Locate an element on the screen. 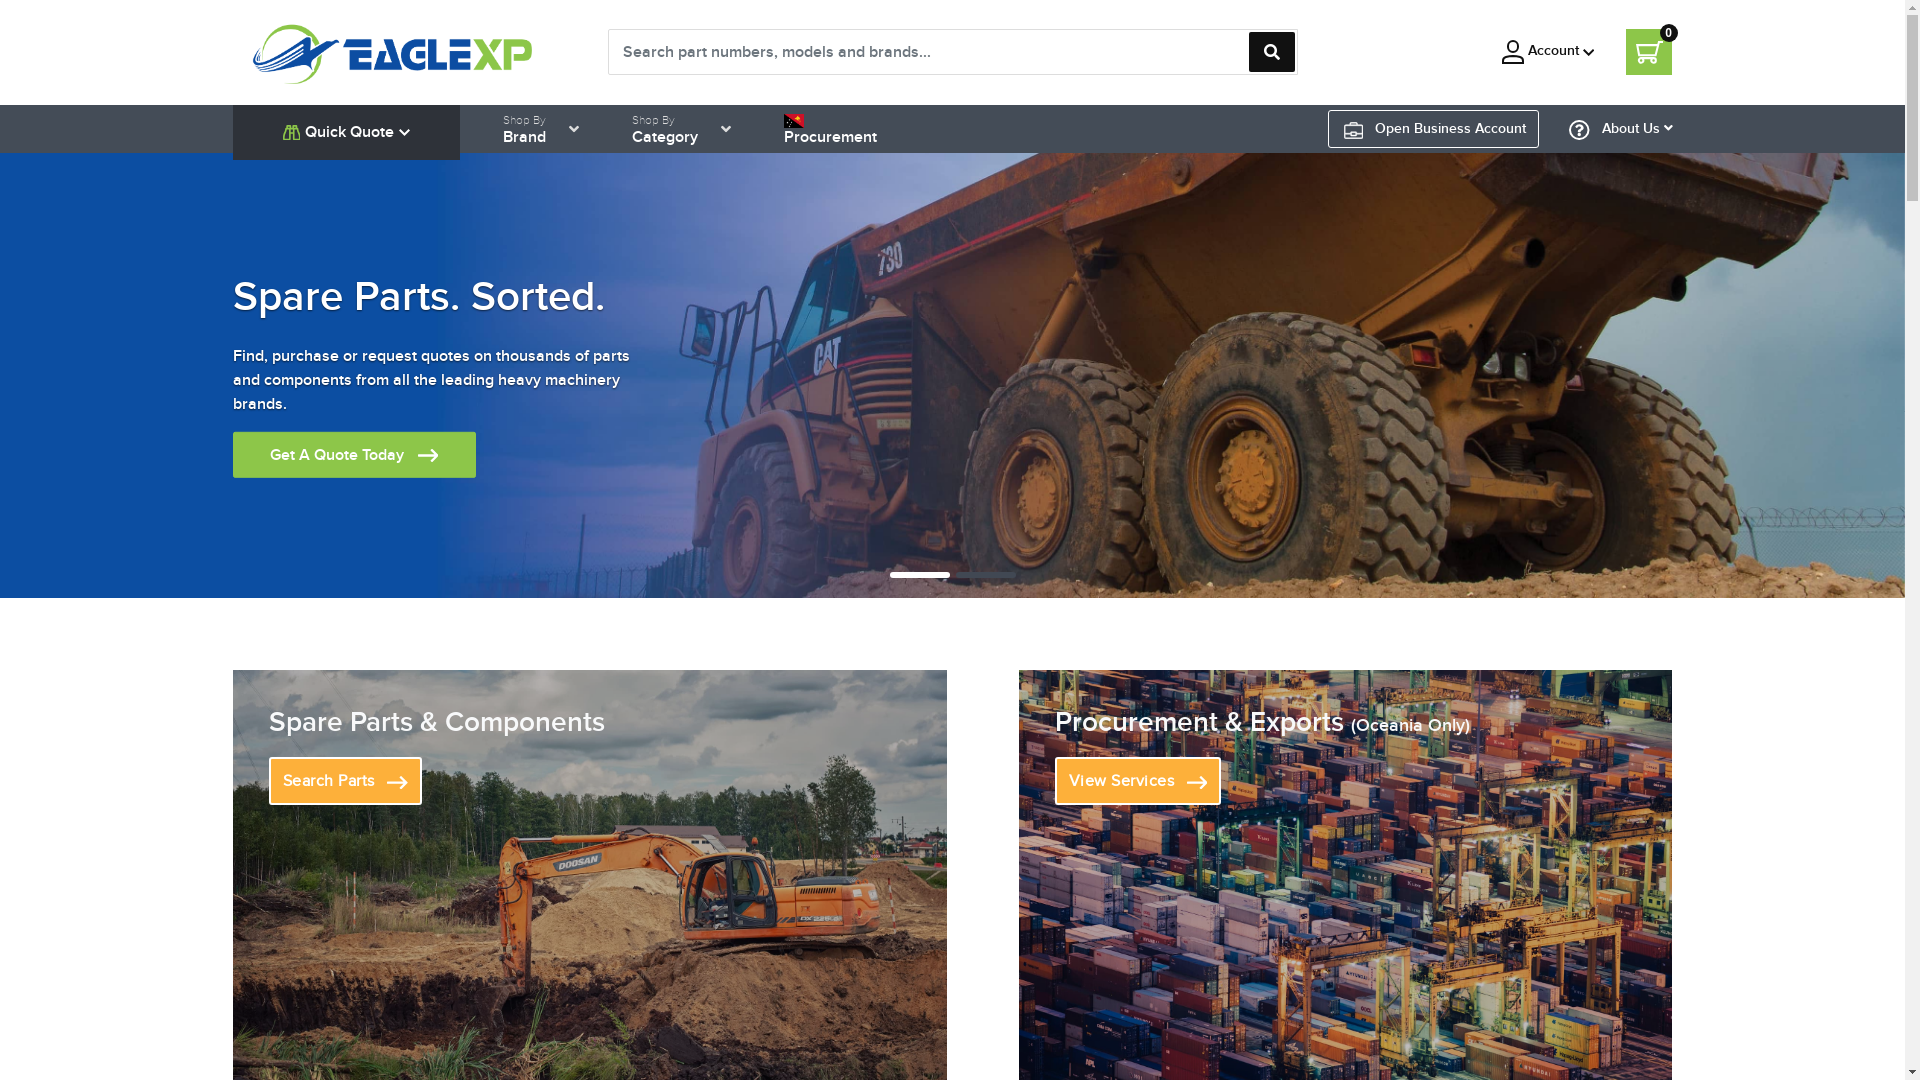  'Search' is located at coordinates (1270, 50).